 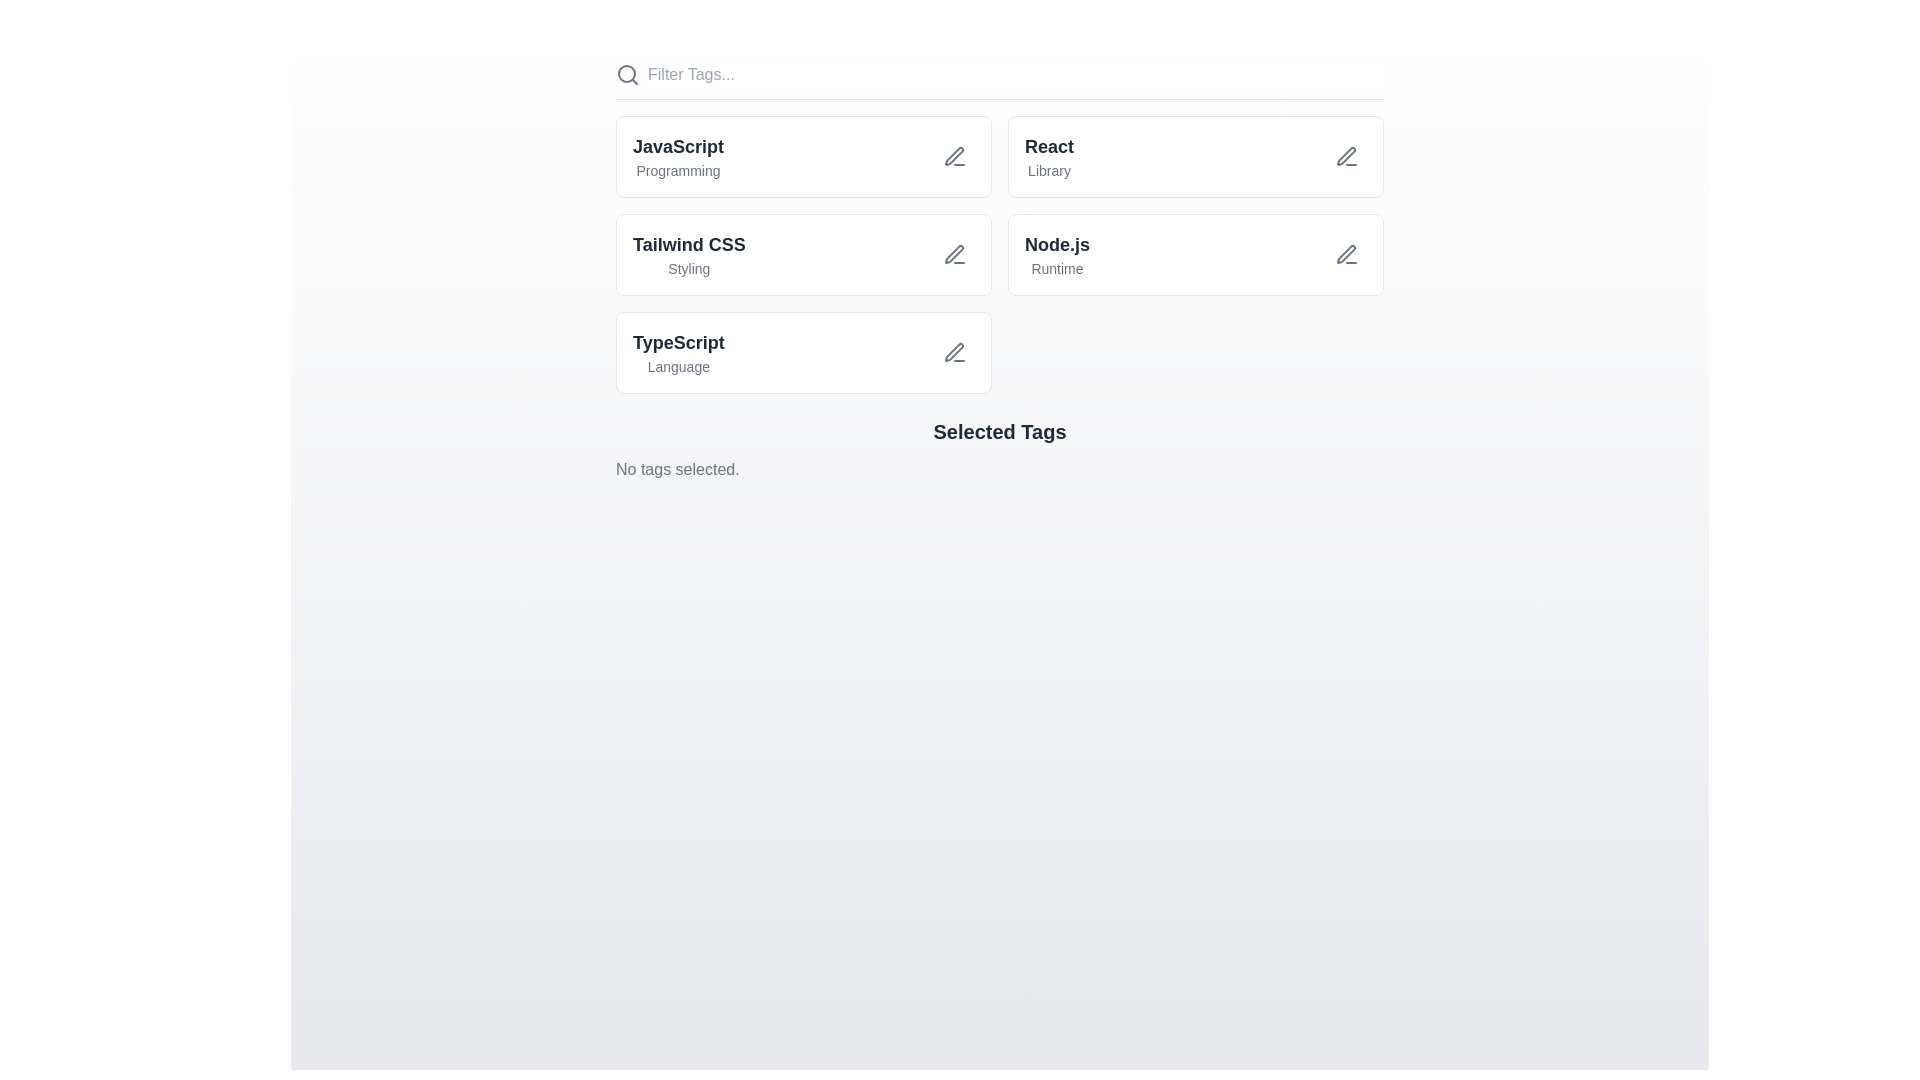 I want to click on the pen icon button located in the upper portion of the interface, associated with 'JavaScript Programming', so click(x=953, y=155).